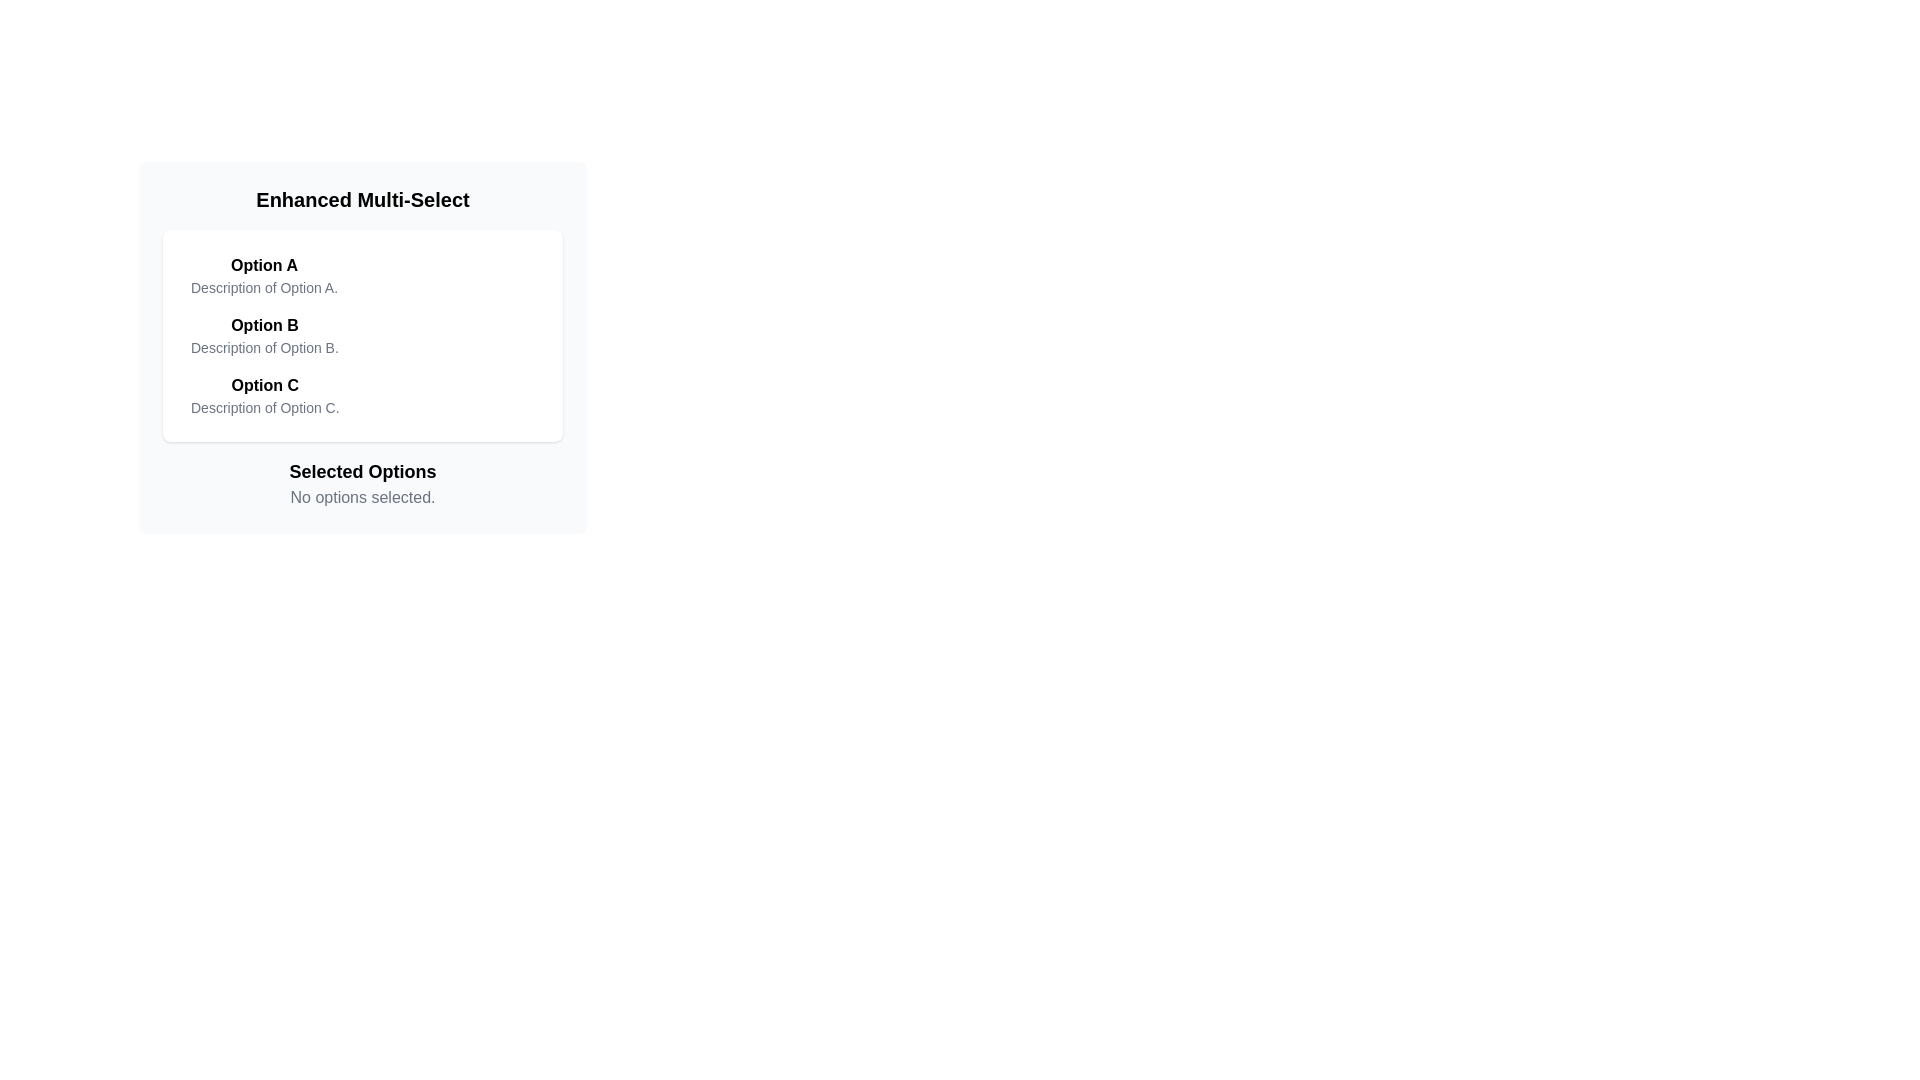 This screenshot has width=1920, height=1080. I want to click on on the second option 'Option B' in the 'Enhanced Multi-Select' list located on the left side of the interface, so click(263, 334).